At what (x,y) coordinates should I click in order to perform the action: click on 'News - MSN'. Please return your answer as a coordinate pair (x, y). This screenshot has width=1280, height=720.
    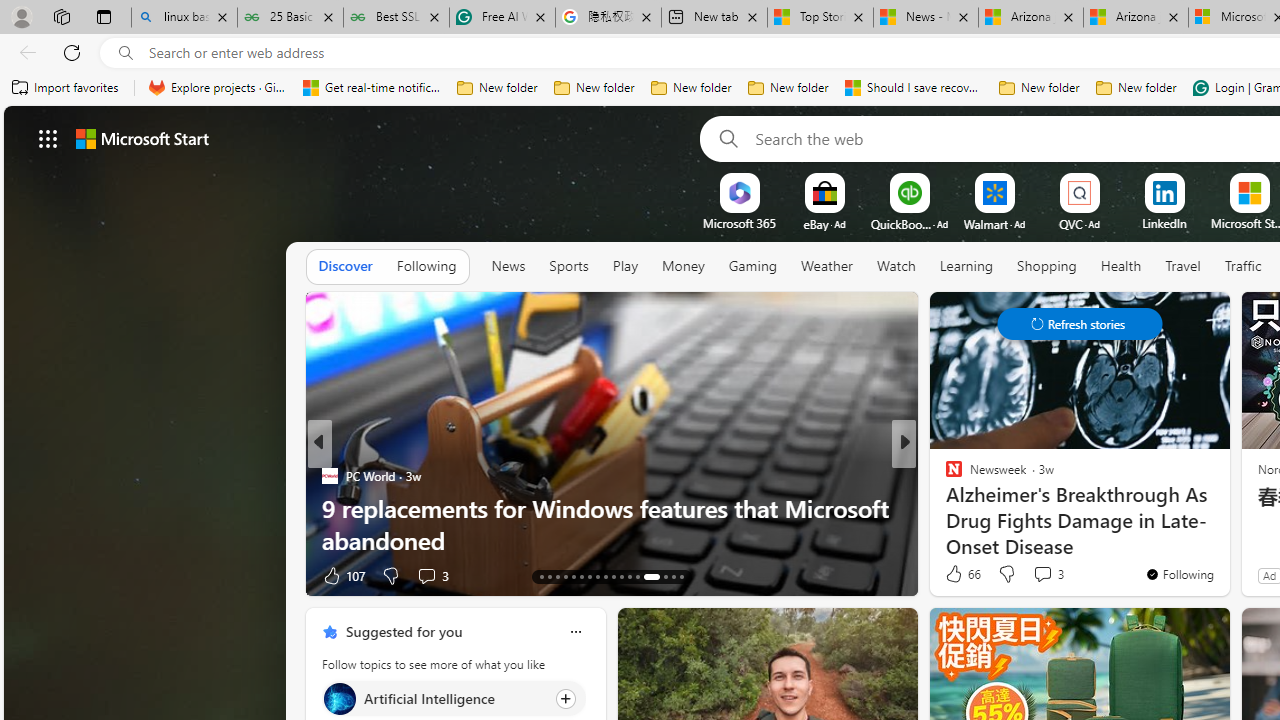
    Looking at the image, I should click on (925, 17).